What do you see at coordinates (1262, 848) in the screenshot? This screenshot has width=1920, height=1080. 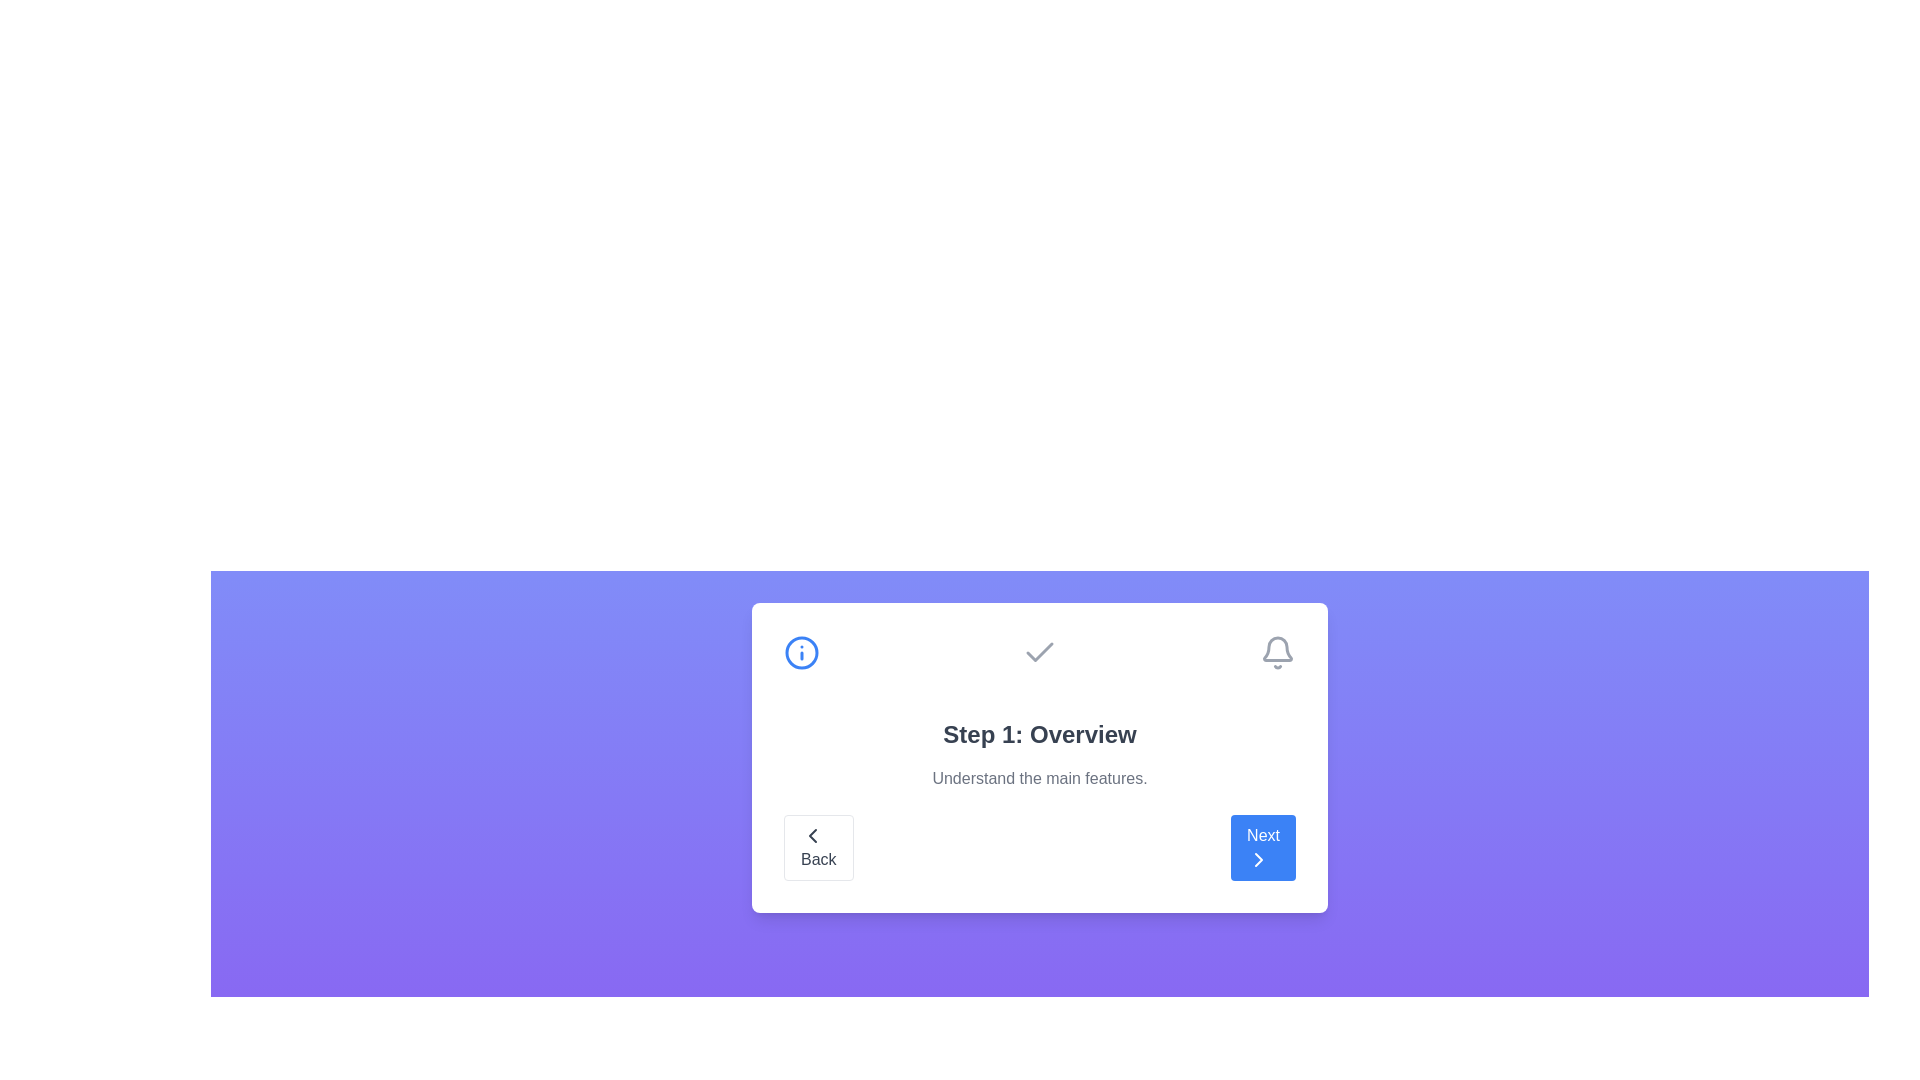 I see `the 'Next' button to navigate to the next step` at bounding box center [1262, 848].